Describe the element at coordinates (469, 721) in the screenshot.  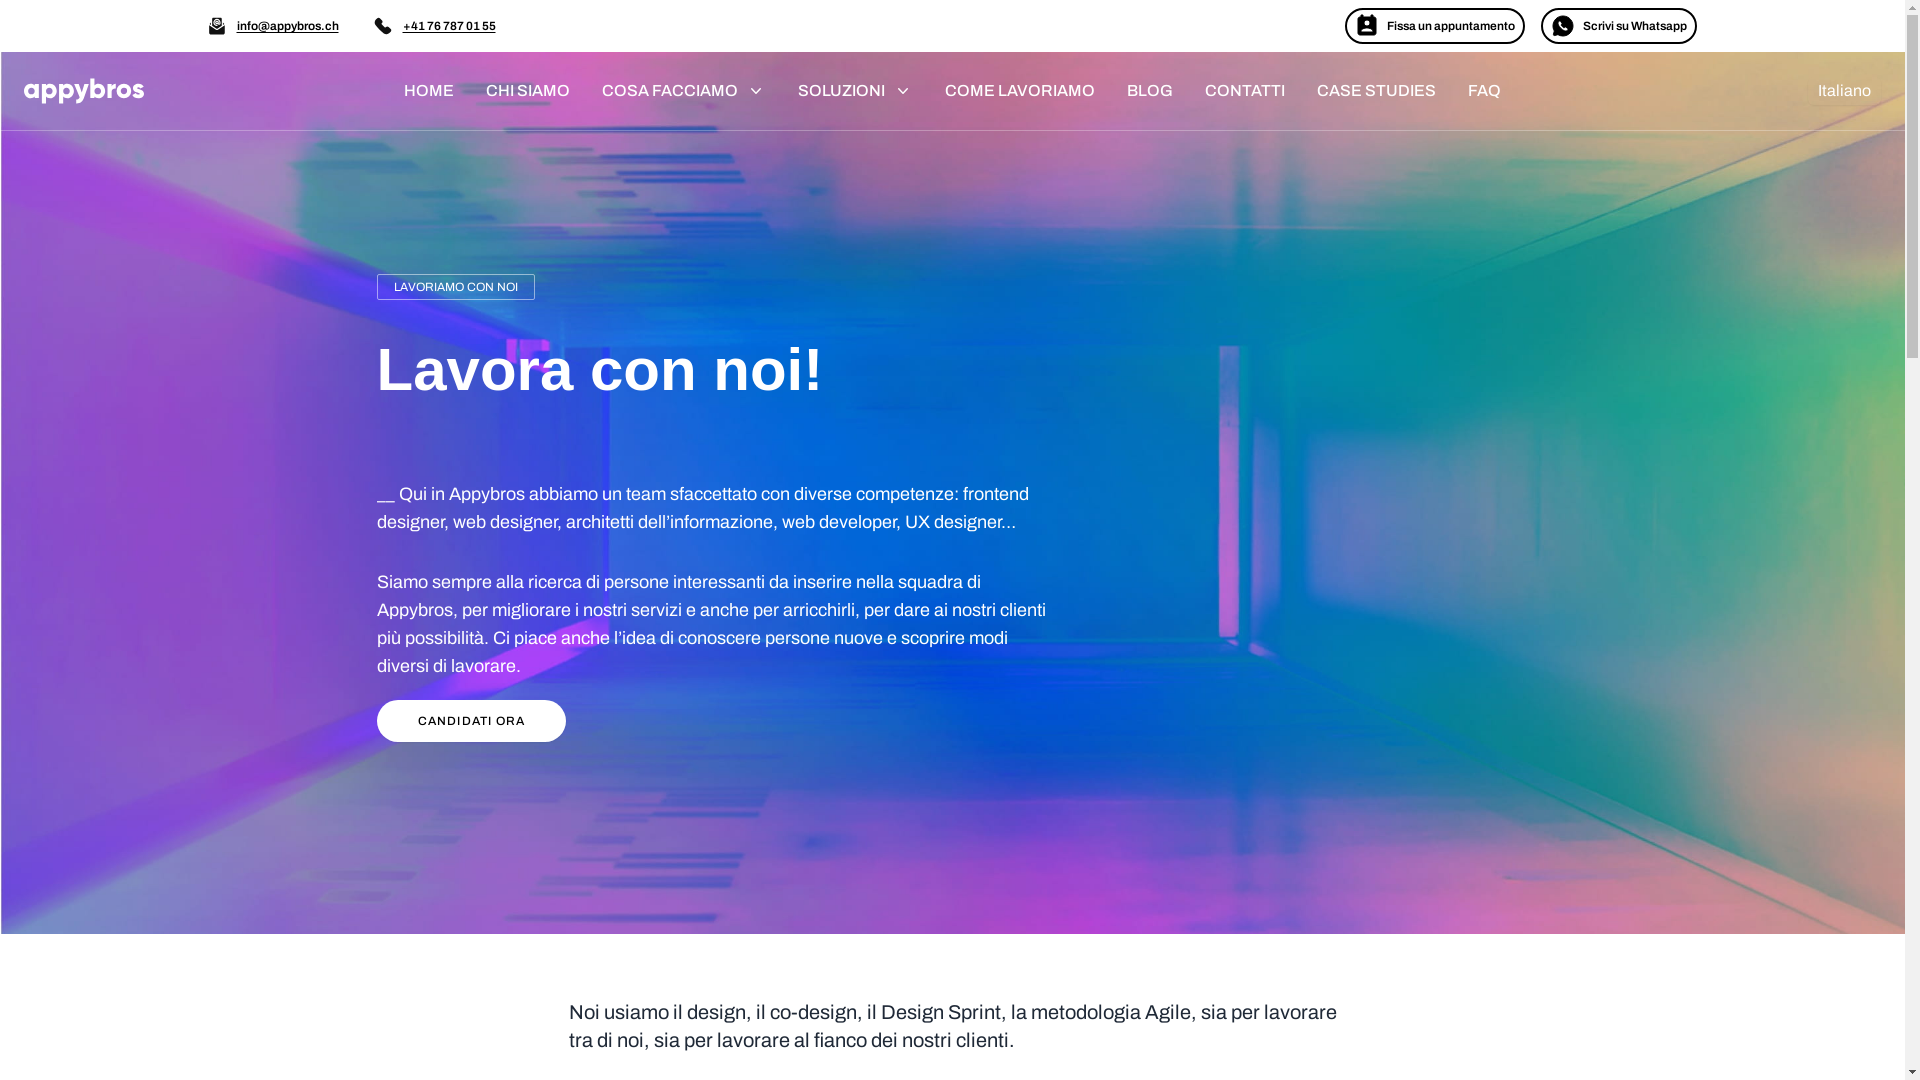
I see `'CANDIDATI ORA'` at that location.